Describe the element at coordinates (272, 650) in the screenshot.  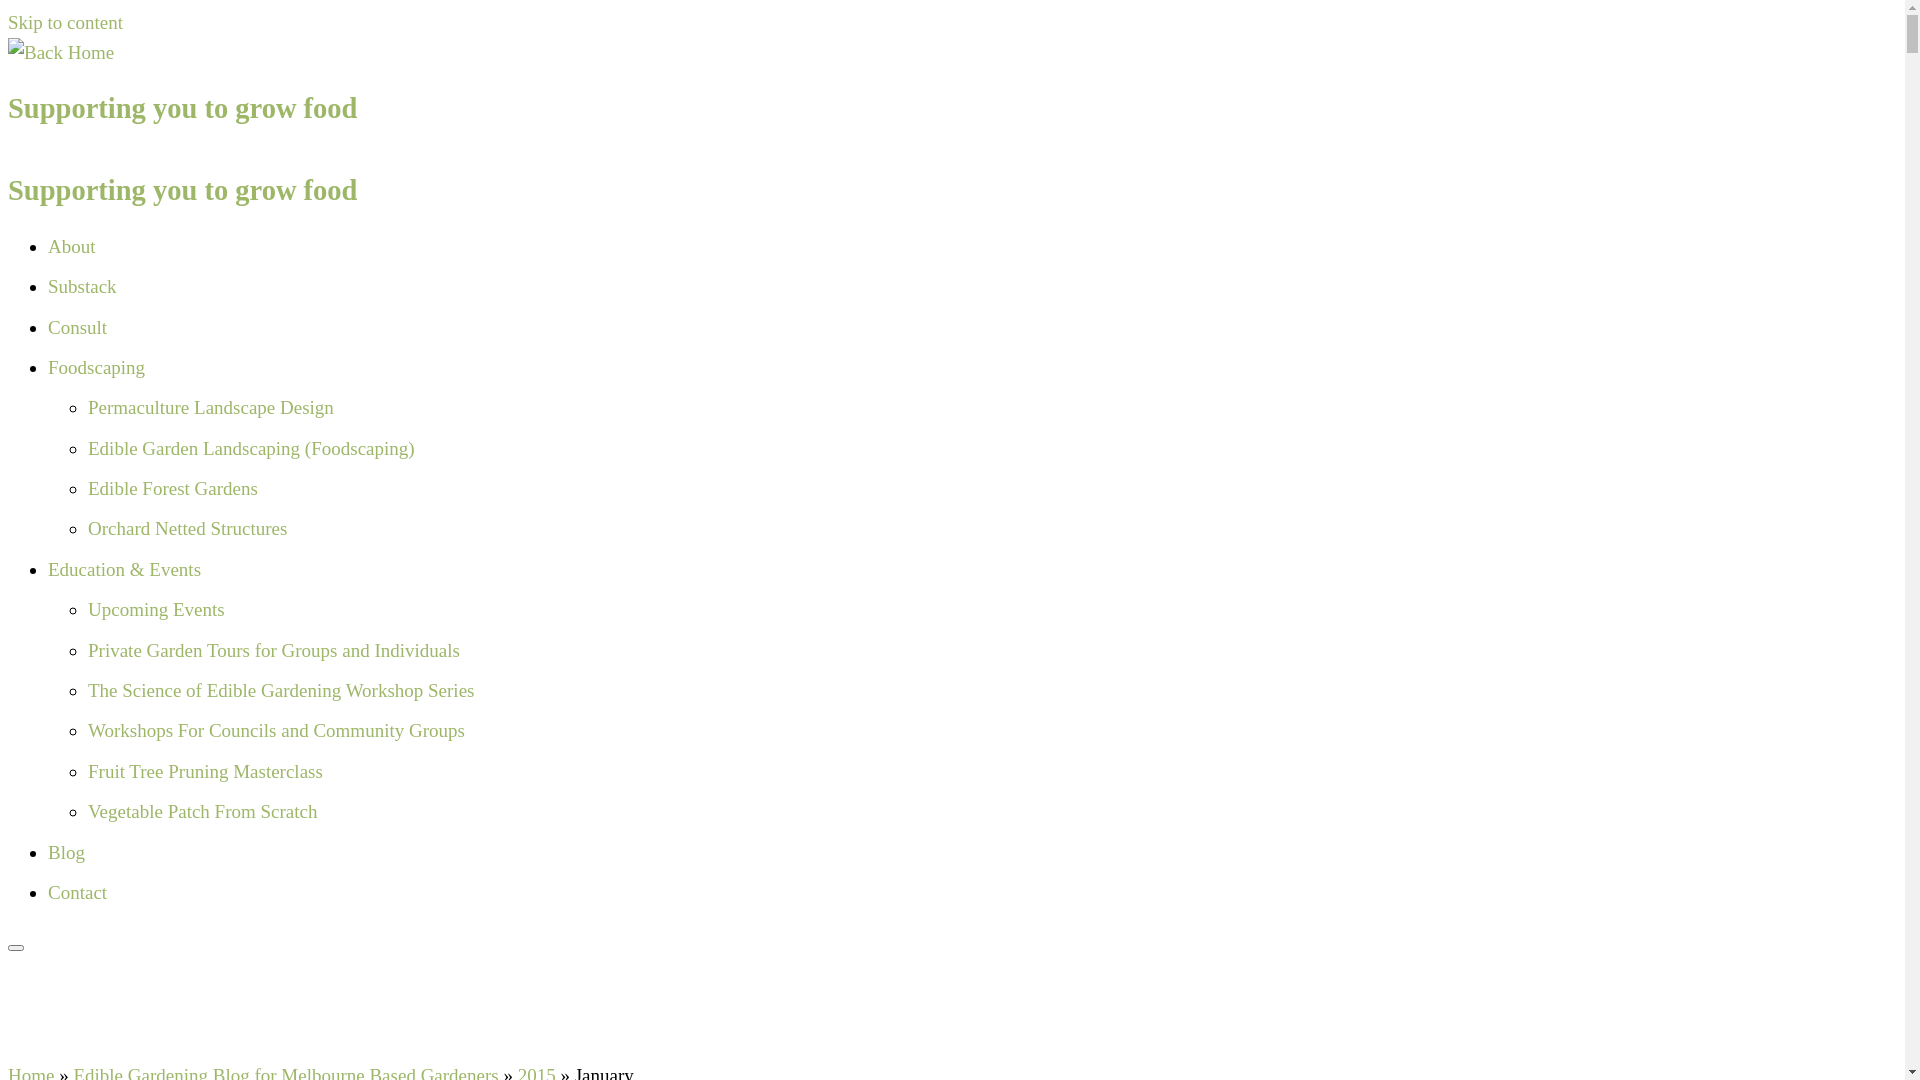
I see `'Private Garden Tours for Groups and Individuals'` at that location.